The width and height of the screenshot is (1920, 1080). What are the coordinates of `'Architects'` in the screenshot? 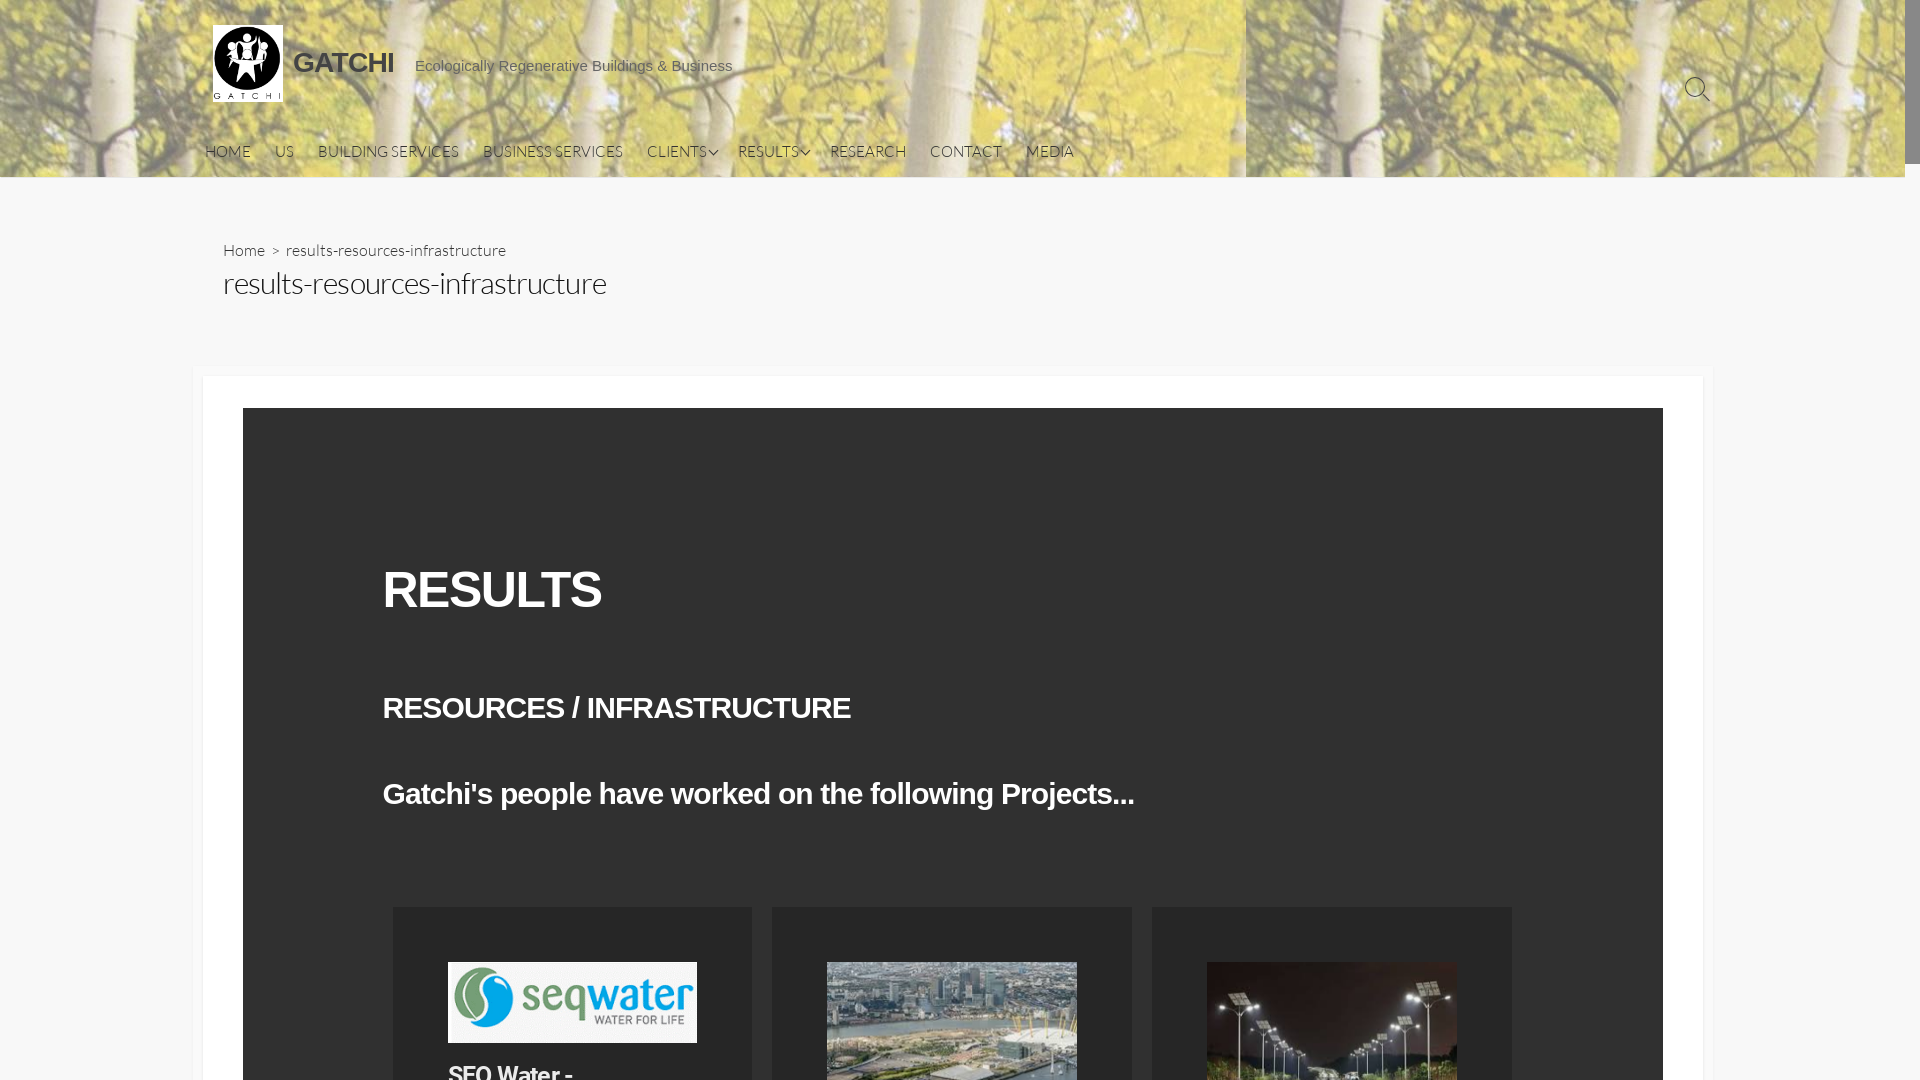 It's located at (733, 220).